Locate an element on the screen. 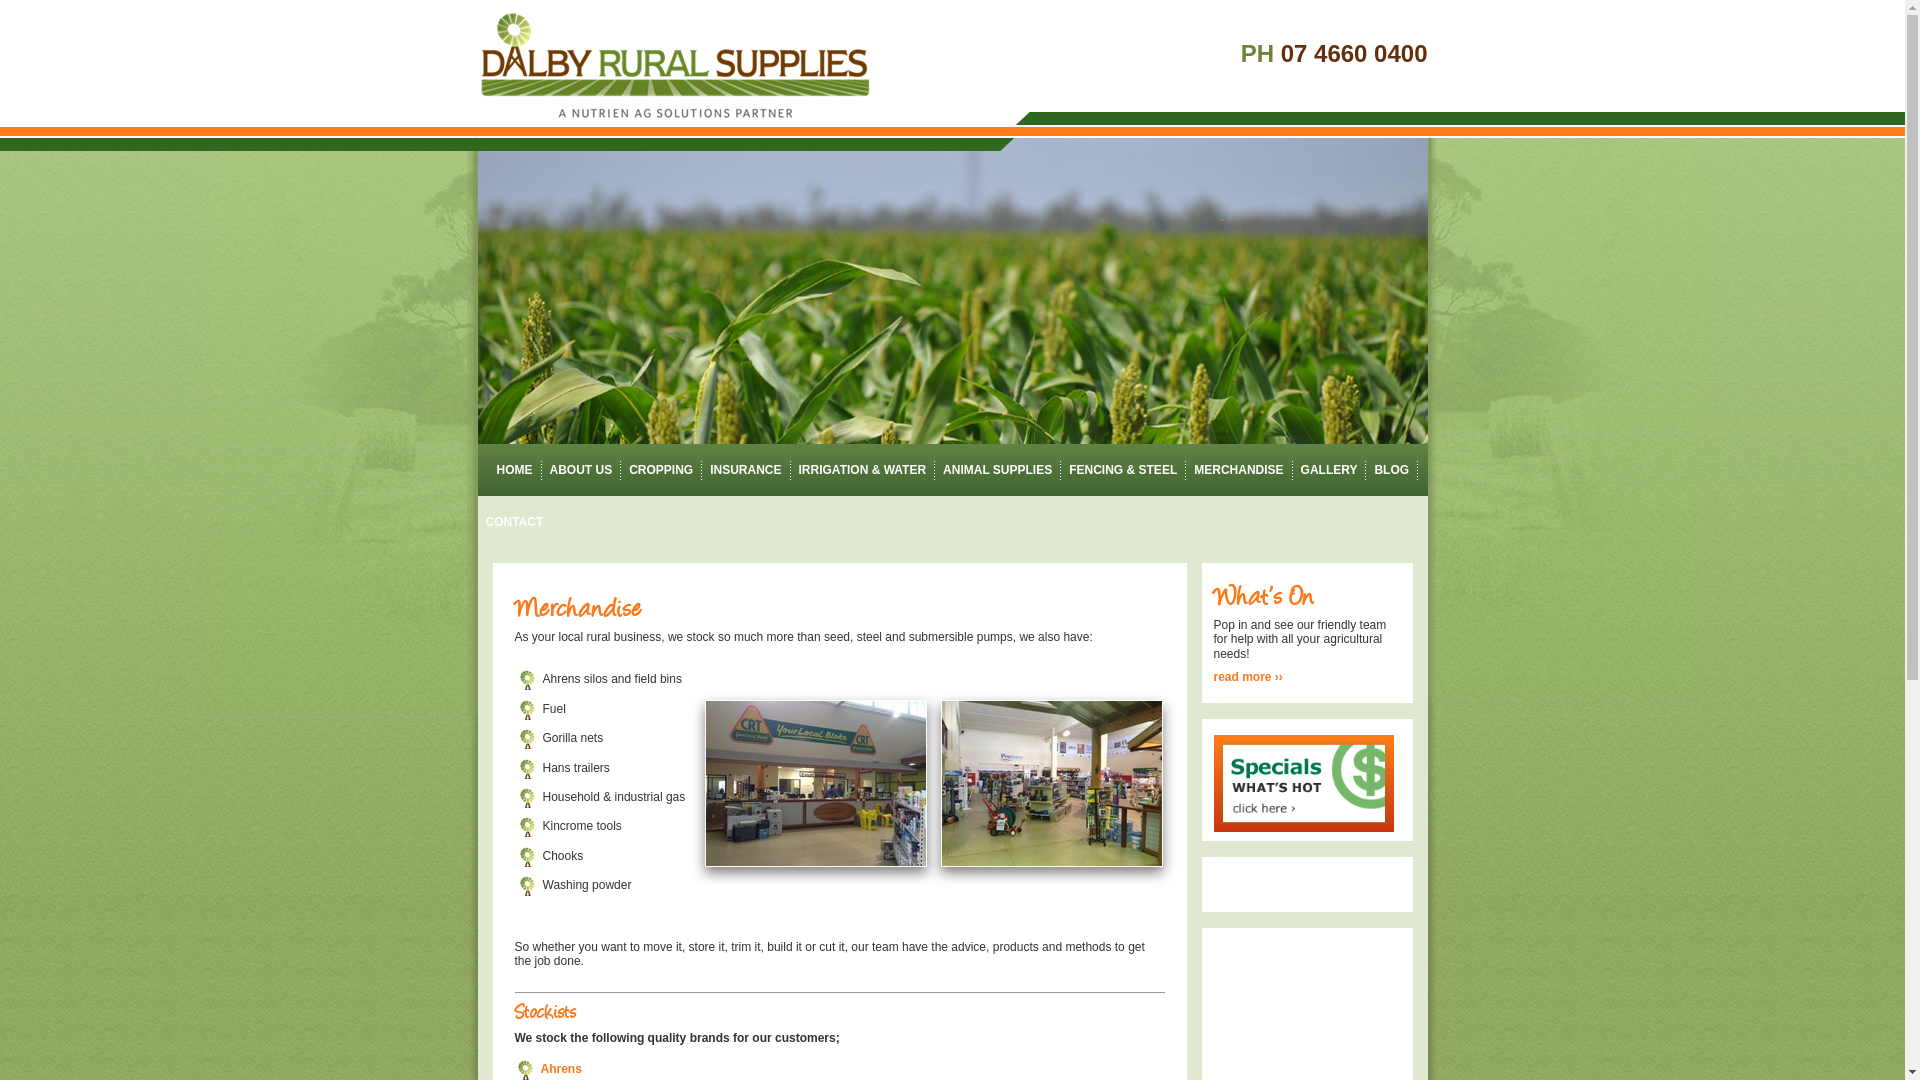 This screenshot has height=1080, width=1920. 'MERCHANDISE' is located at coordinates (1237, 470).